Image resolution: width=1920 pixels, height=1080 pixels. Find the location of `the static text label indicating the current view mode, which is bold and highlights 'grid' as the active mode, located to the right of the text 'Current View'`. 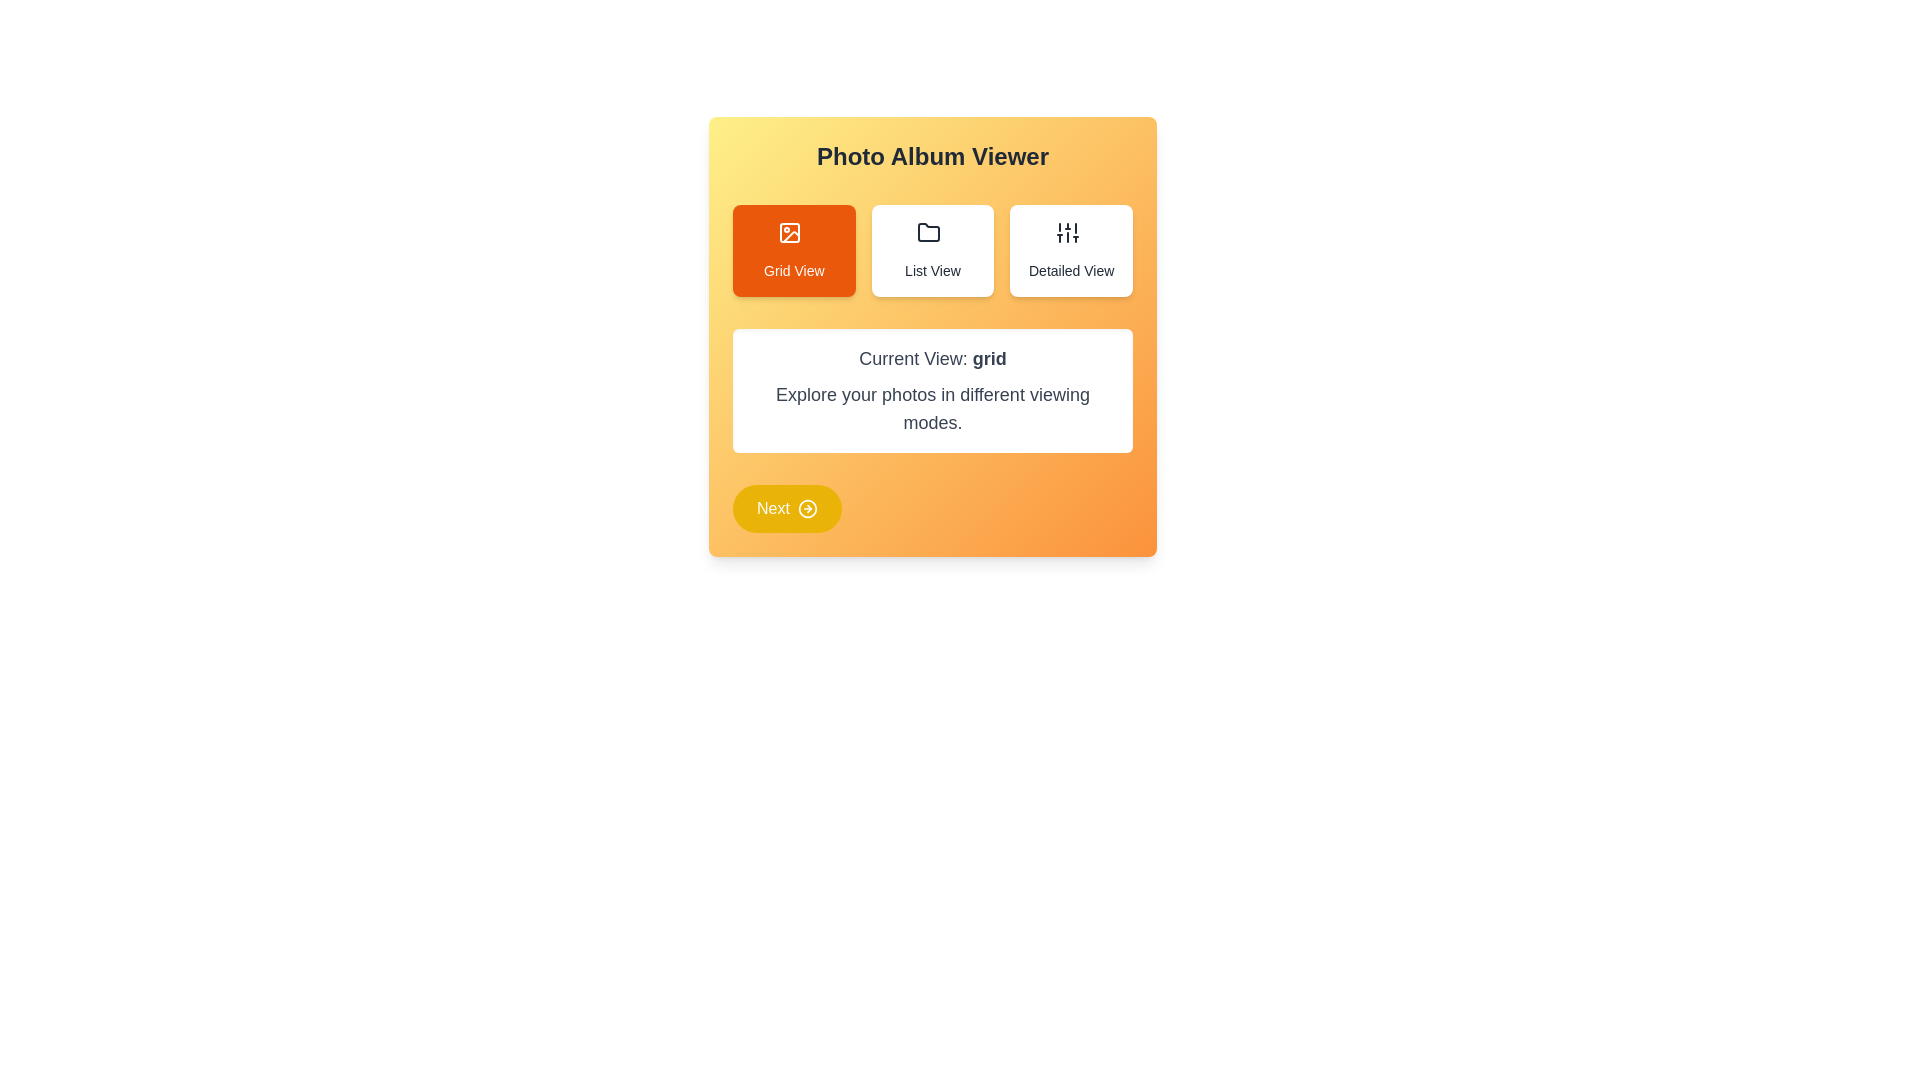

the static text label indicating the current view mode, which is bold and highlights 'grid' as the active mode, located to the right of the text 'Current View' is located at coordinates (989, 357).